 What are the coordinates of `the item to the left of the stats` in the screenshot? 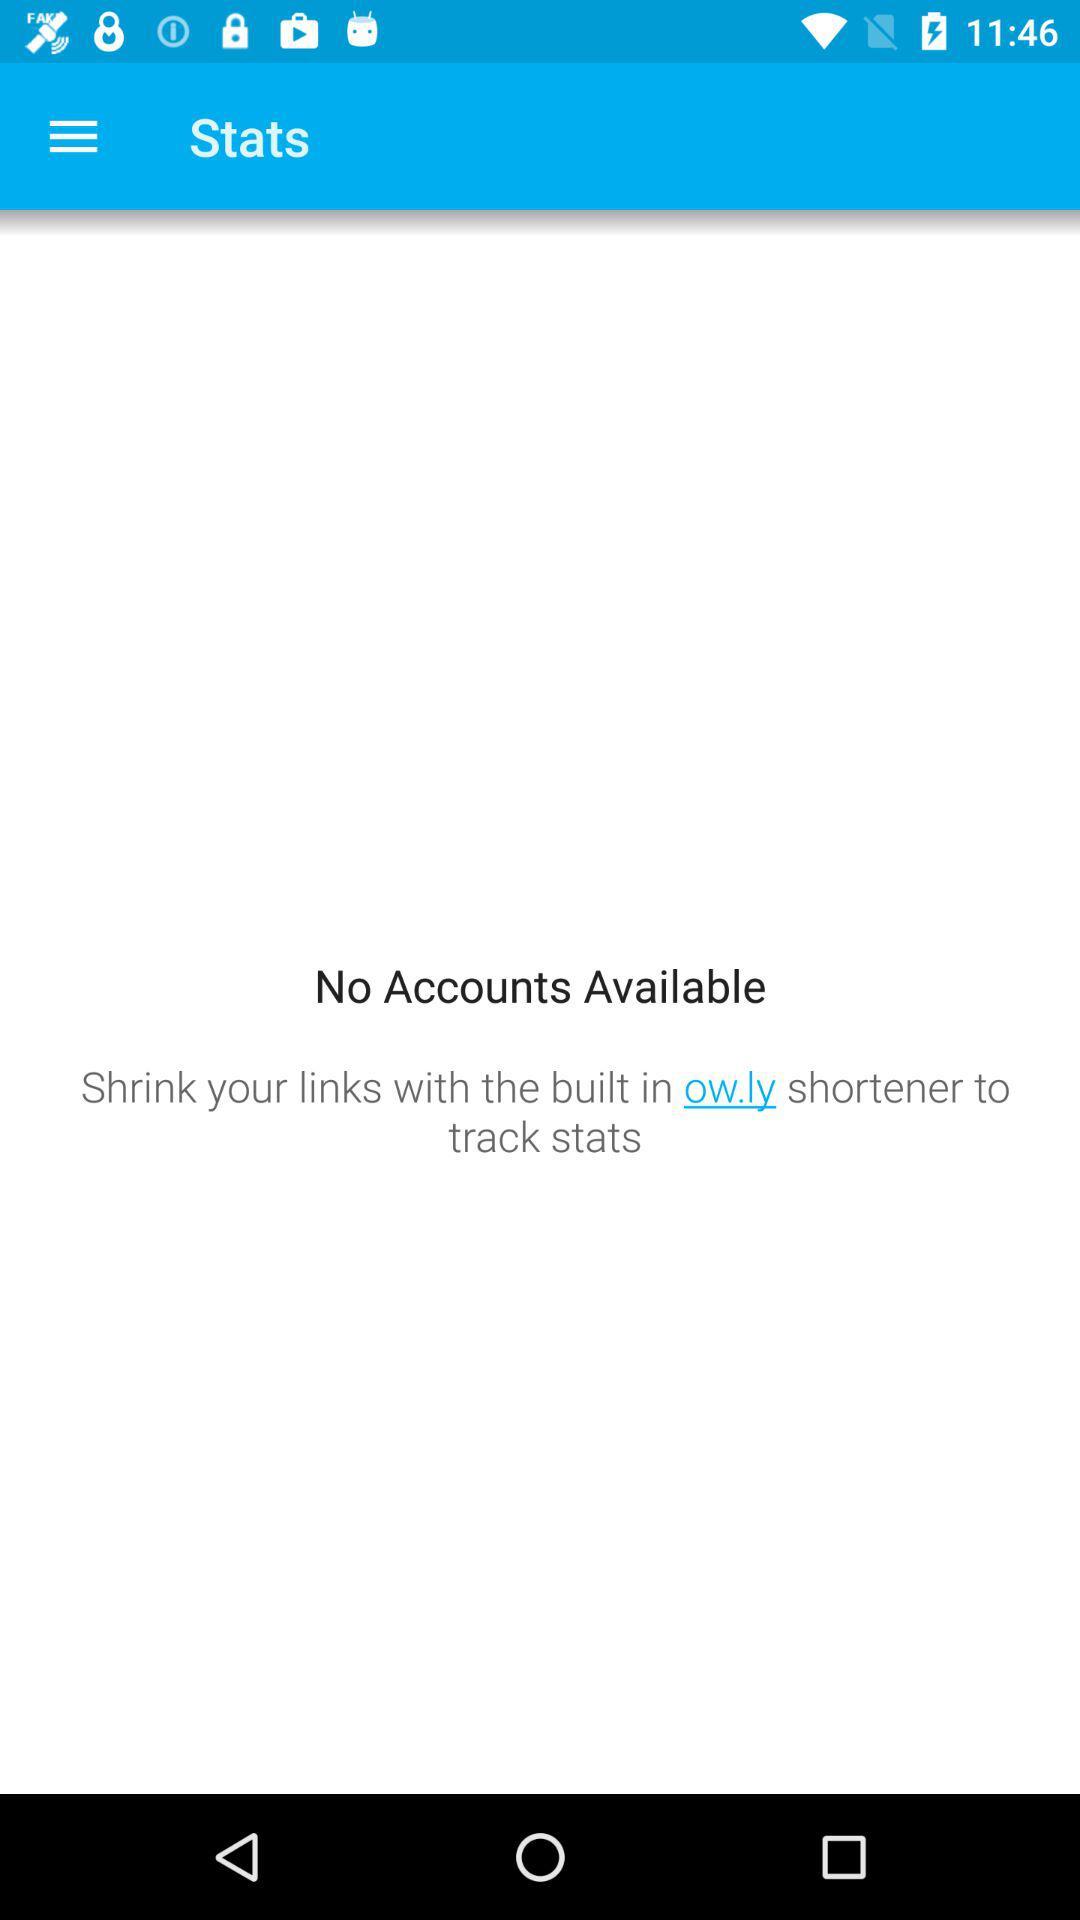 It's located at (72, 135).